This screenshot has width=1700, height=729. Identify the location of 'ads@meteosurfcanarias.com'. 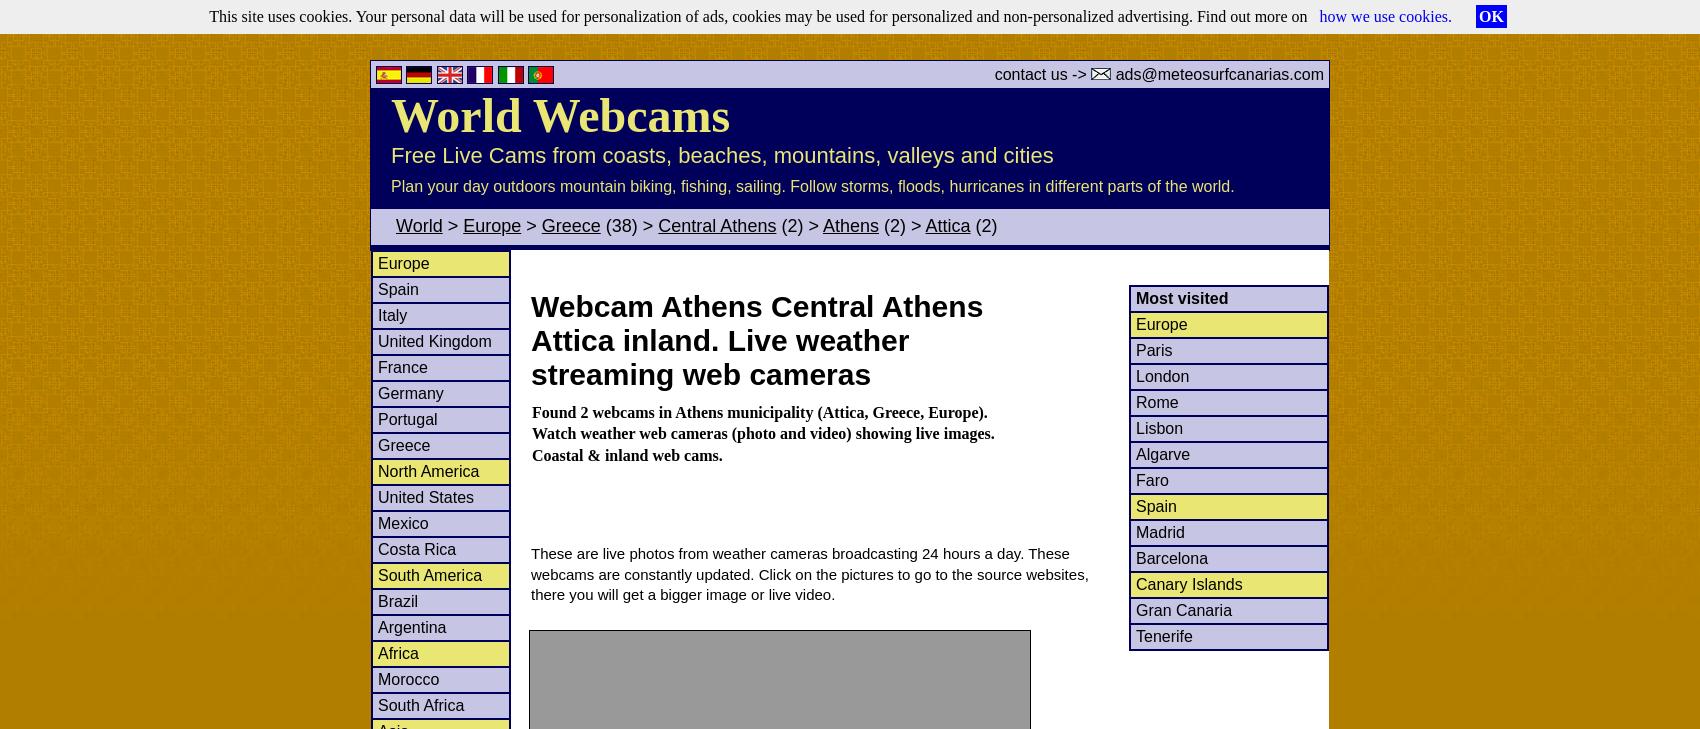
(1216, 73).